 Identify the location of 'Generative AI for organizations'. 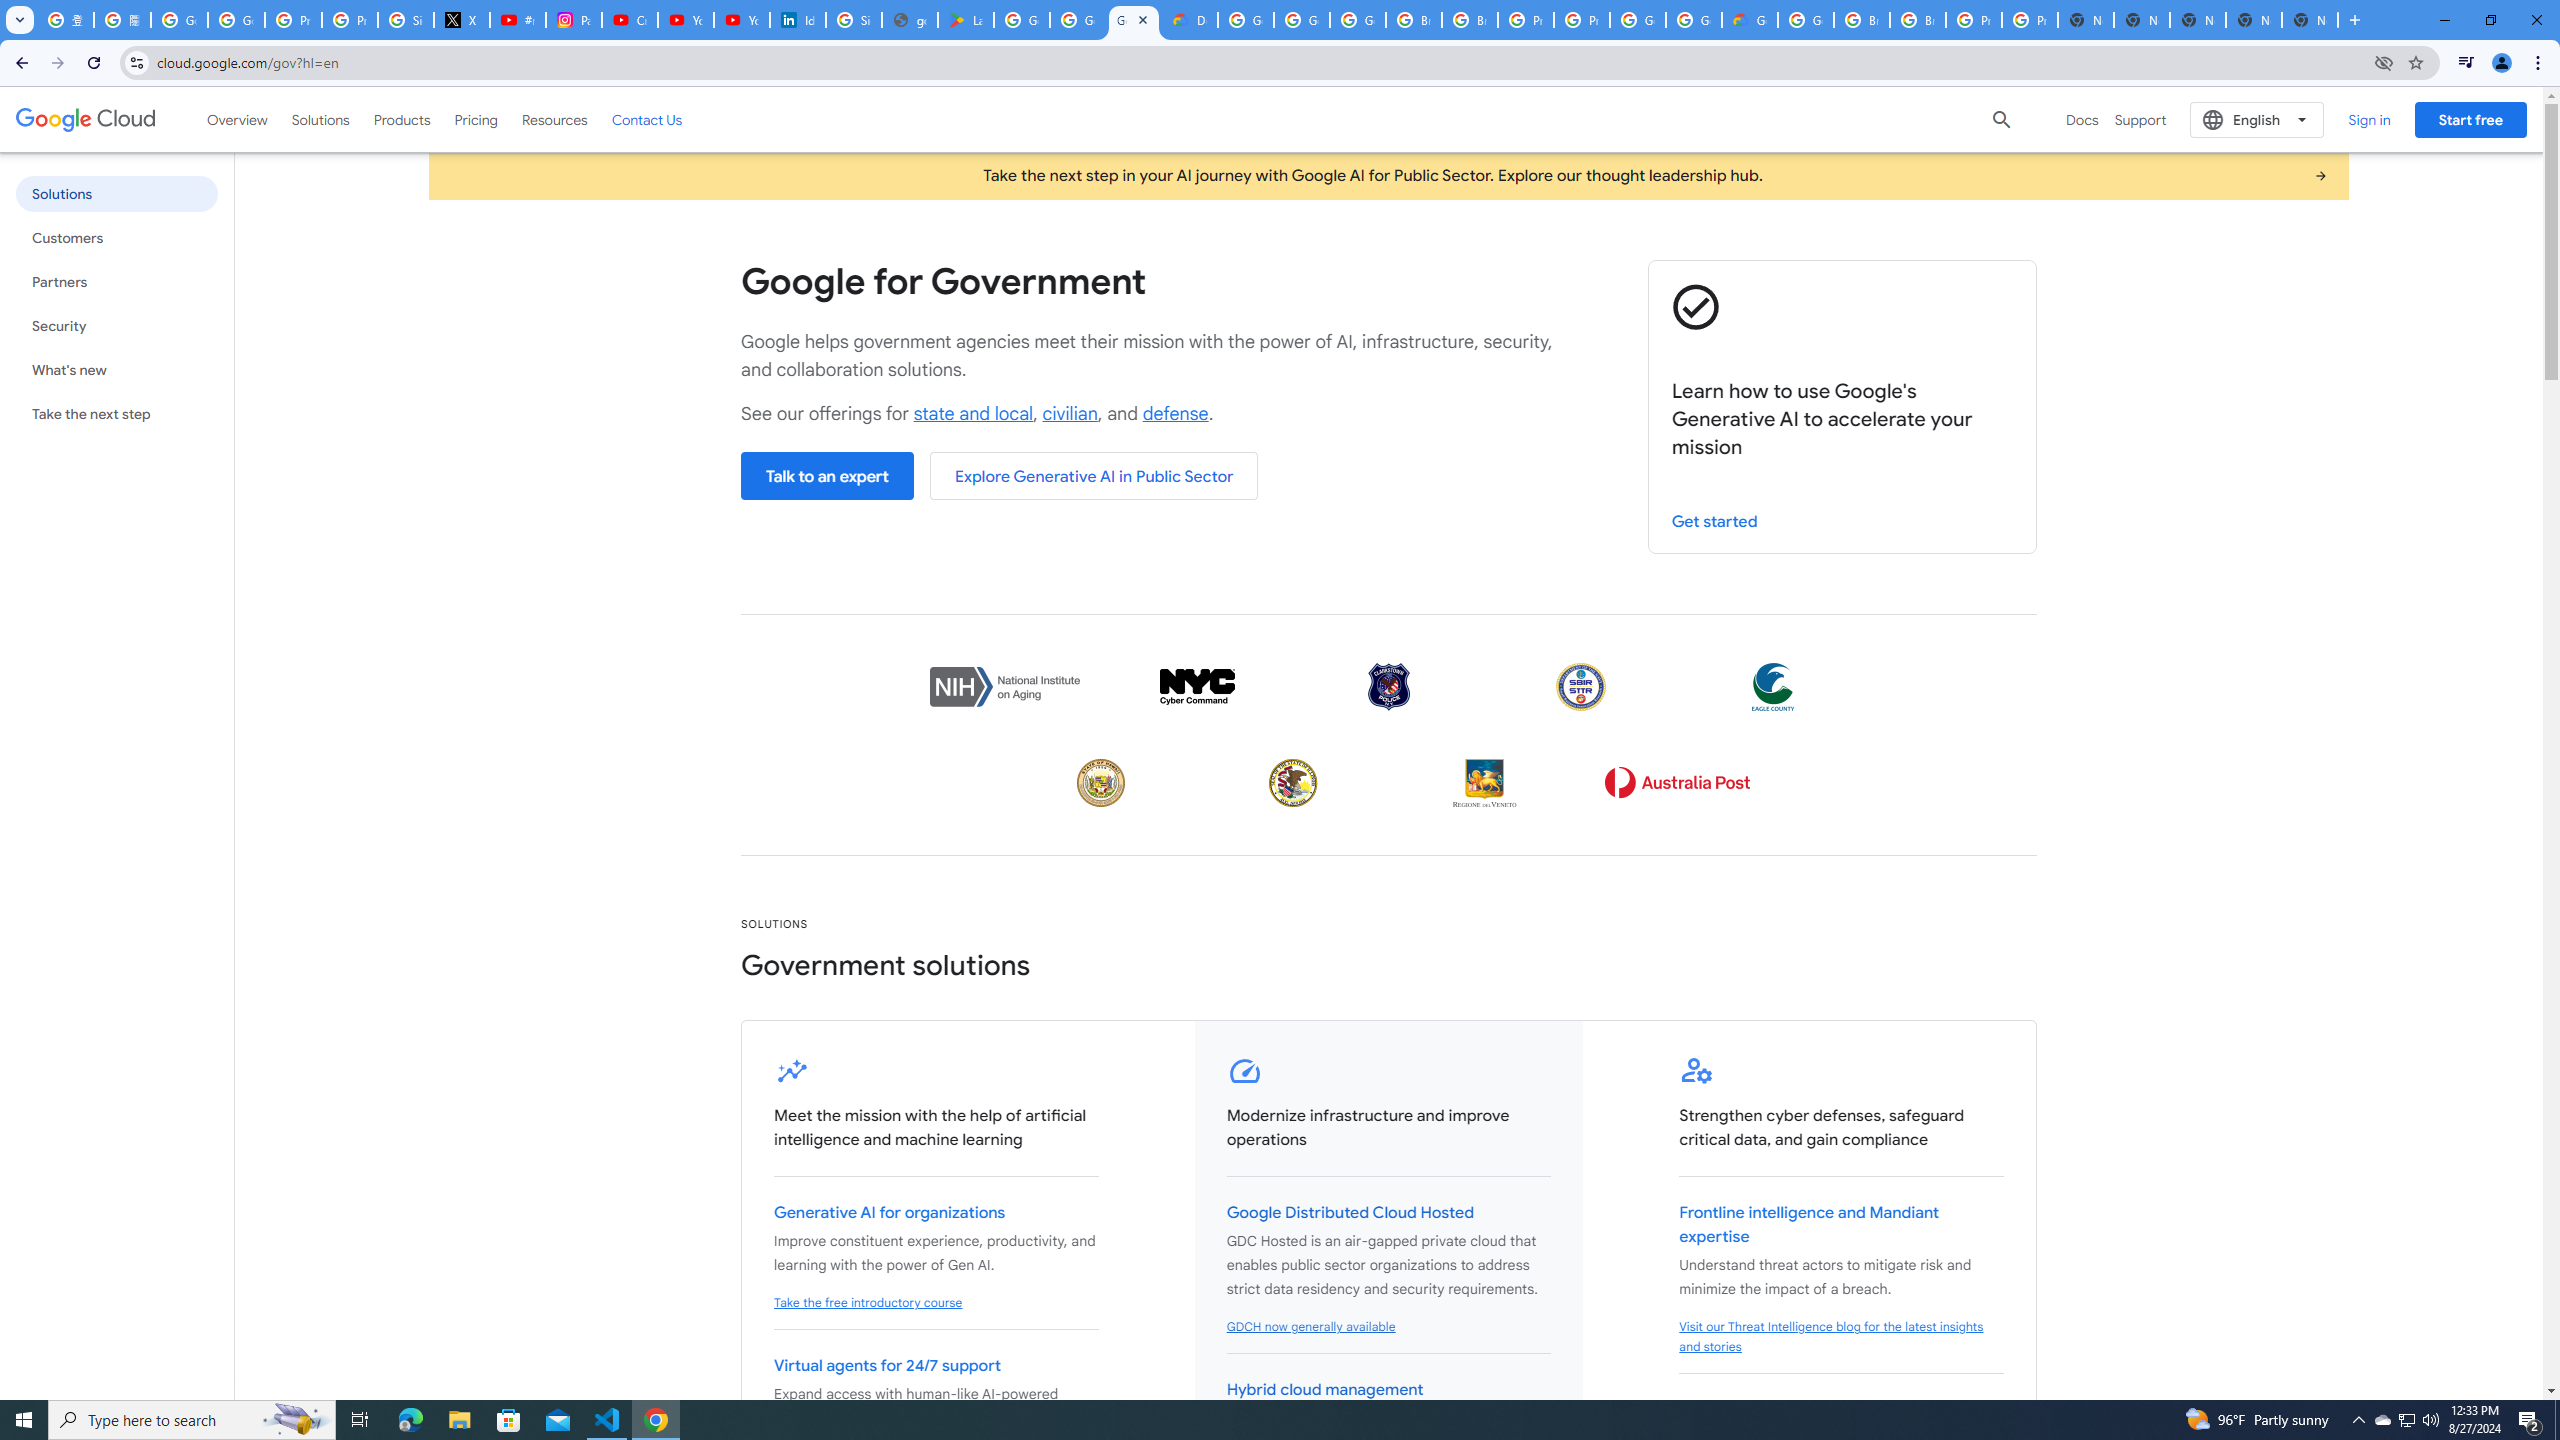
(888, 1213).